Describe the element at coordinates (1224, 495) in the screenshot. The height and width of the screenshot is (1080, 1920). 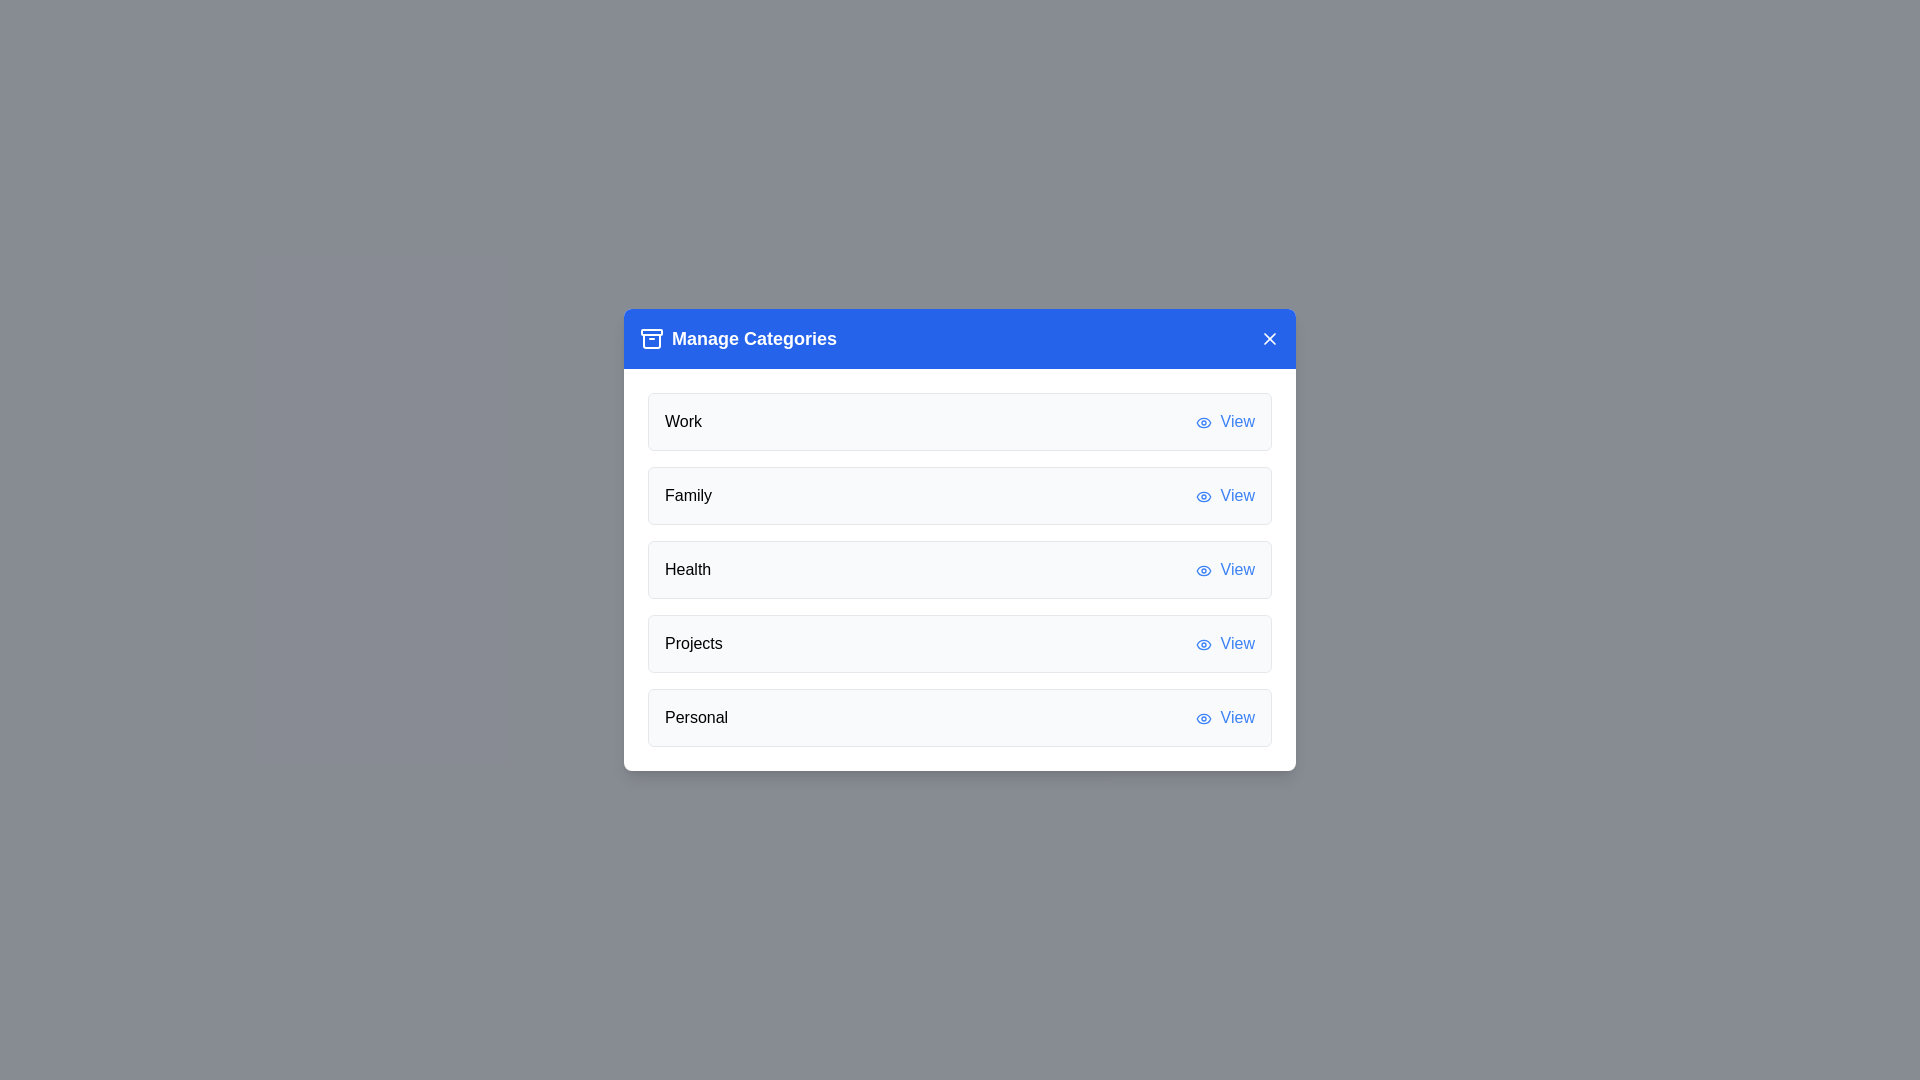
I see `the 'View' button for the category Family` at that location.